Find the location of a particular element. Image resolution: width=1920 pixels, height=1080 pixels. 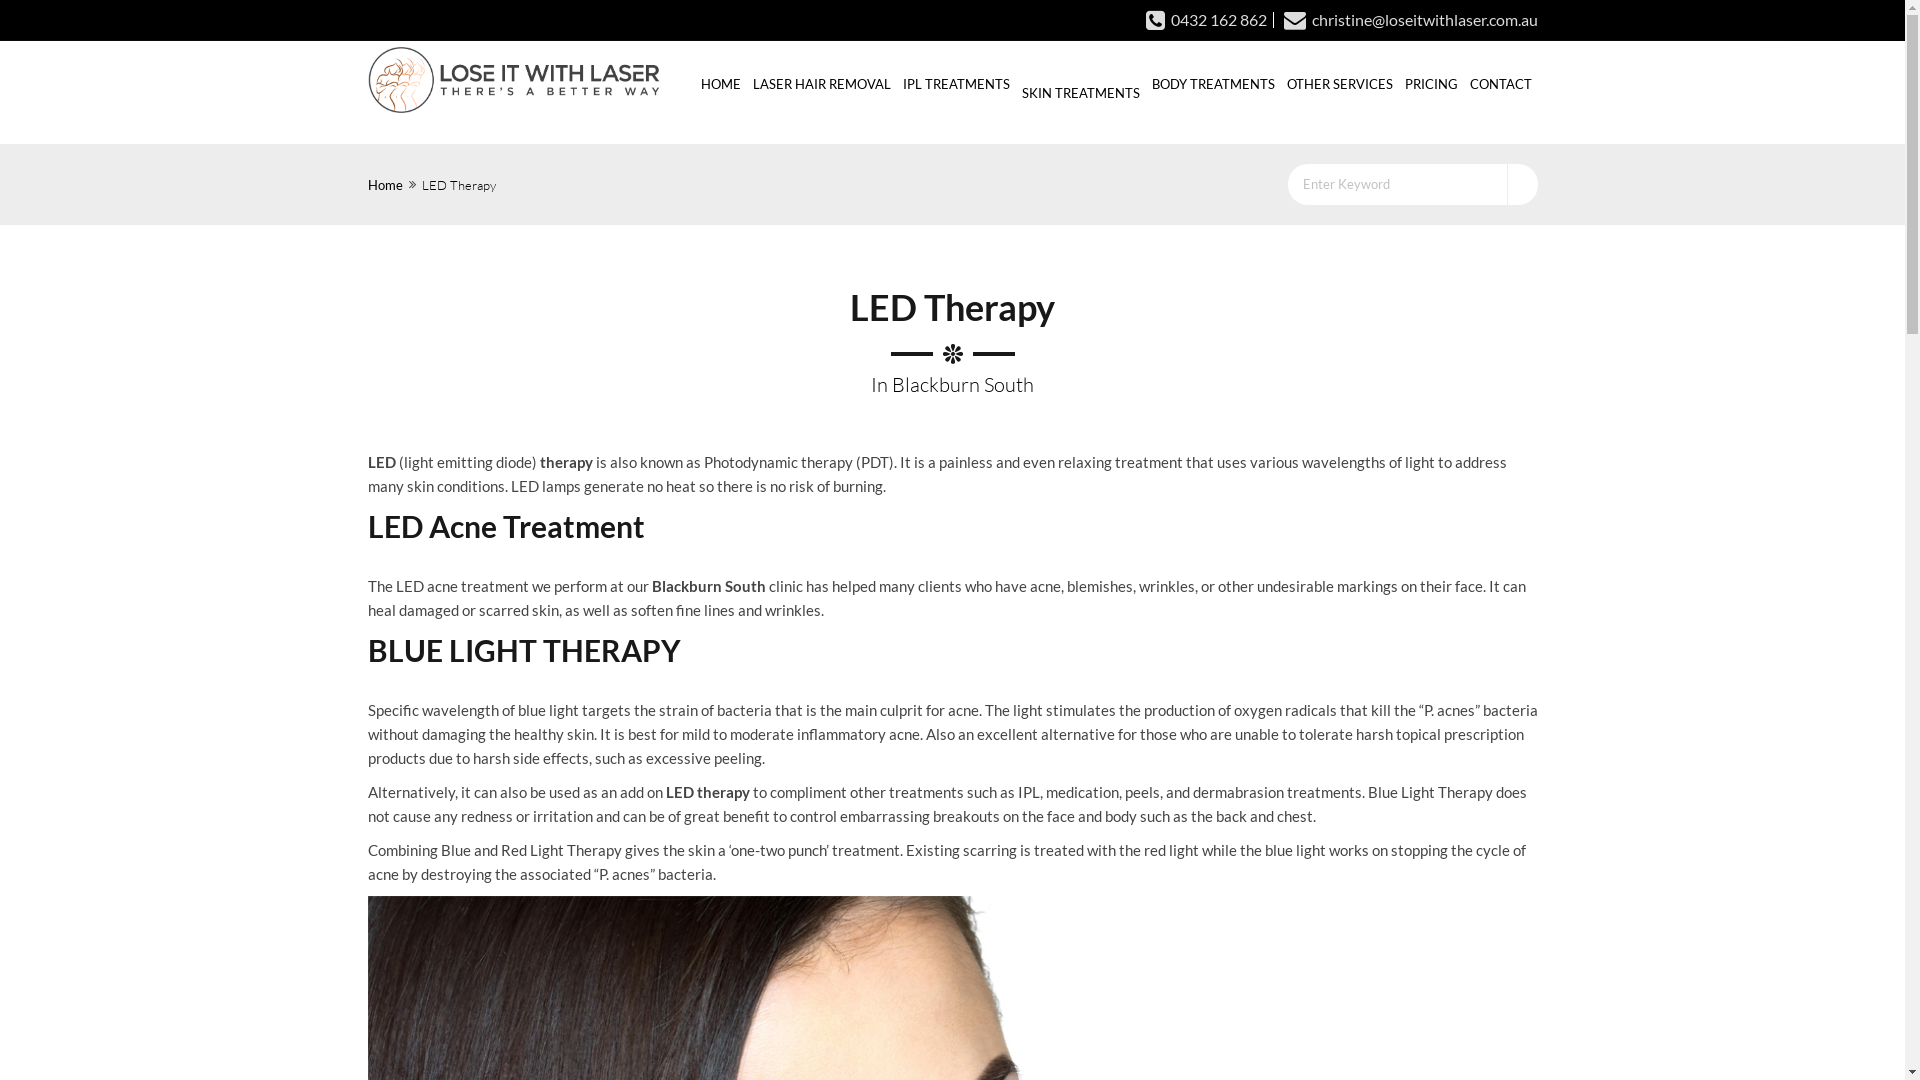

'BODY TREATMENTS' is located at coordinates (1146, 82).